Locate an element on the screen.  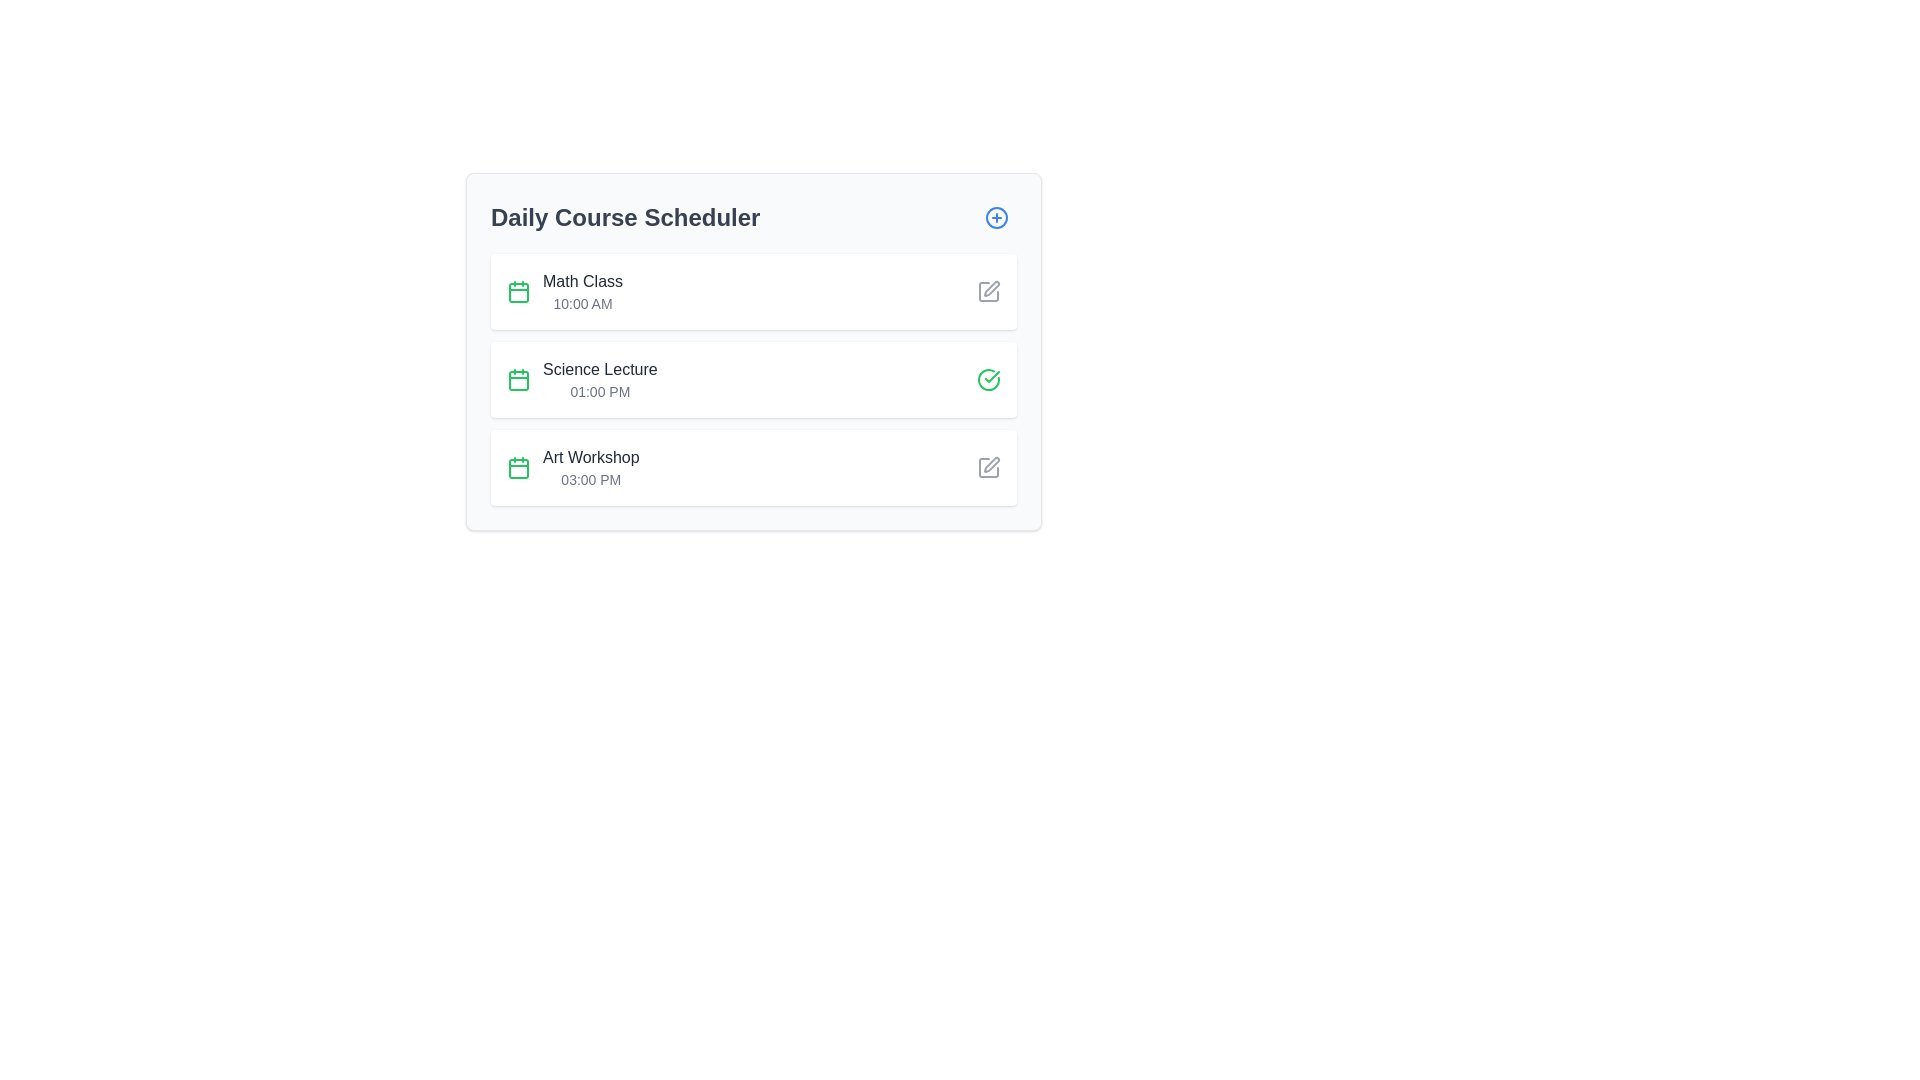
the 'Math Class' static text label, which is prominently displayed in gray within the top event section of the 'Daily Course Scheduler' interface is located at coordinates (582, 281).